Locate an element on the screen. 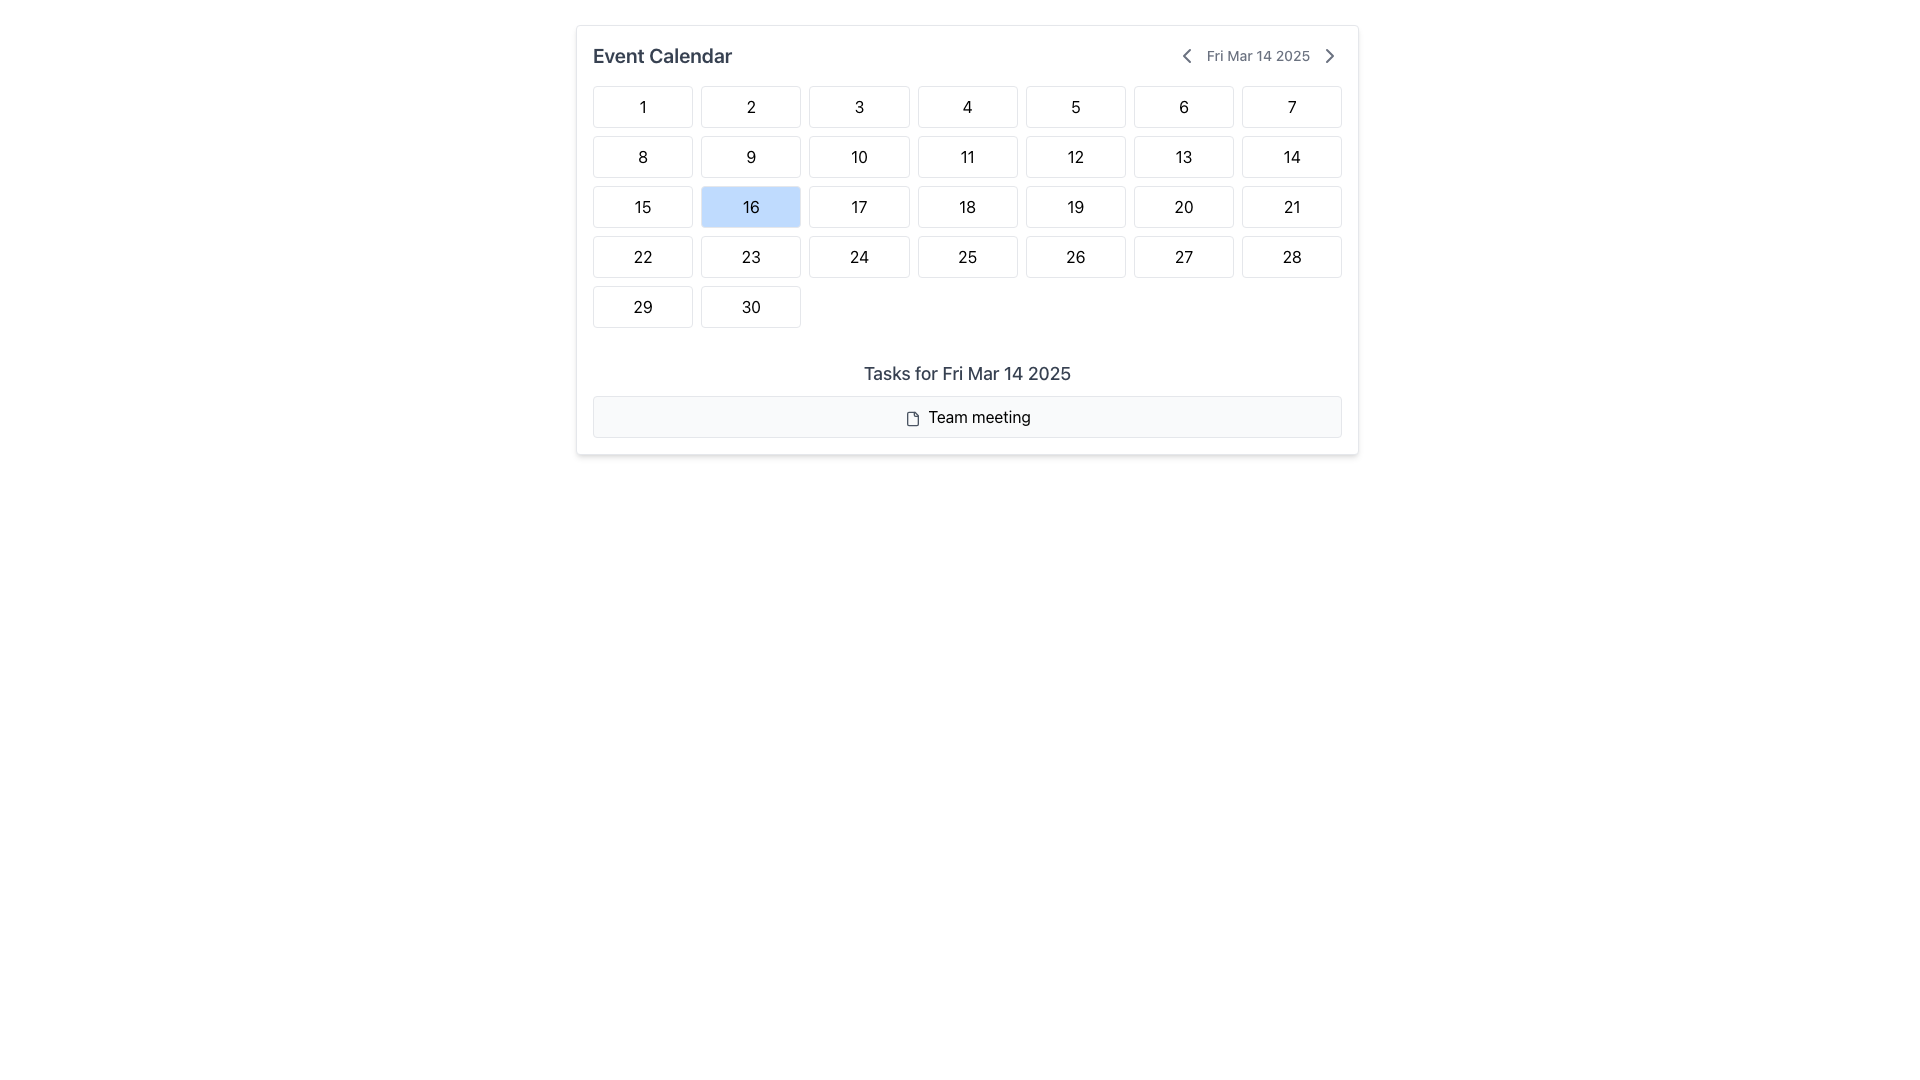  the calendar day cell representing the 24th day of the month is located at coordinates (859, 256).